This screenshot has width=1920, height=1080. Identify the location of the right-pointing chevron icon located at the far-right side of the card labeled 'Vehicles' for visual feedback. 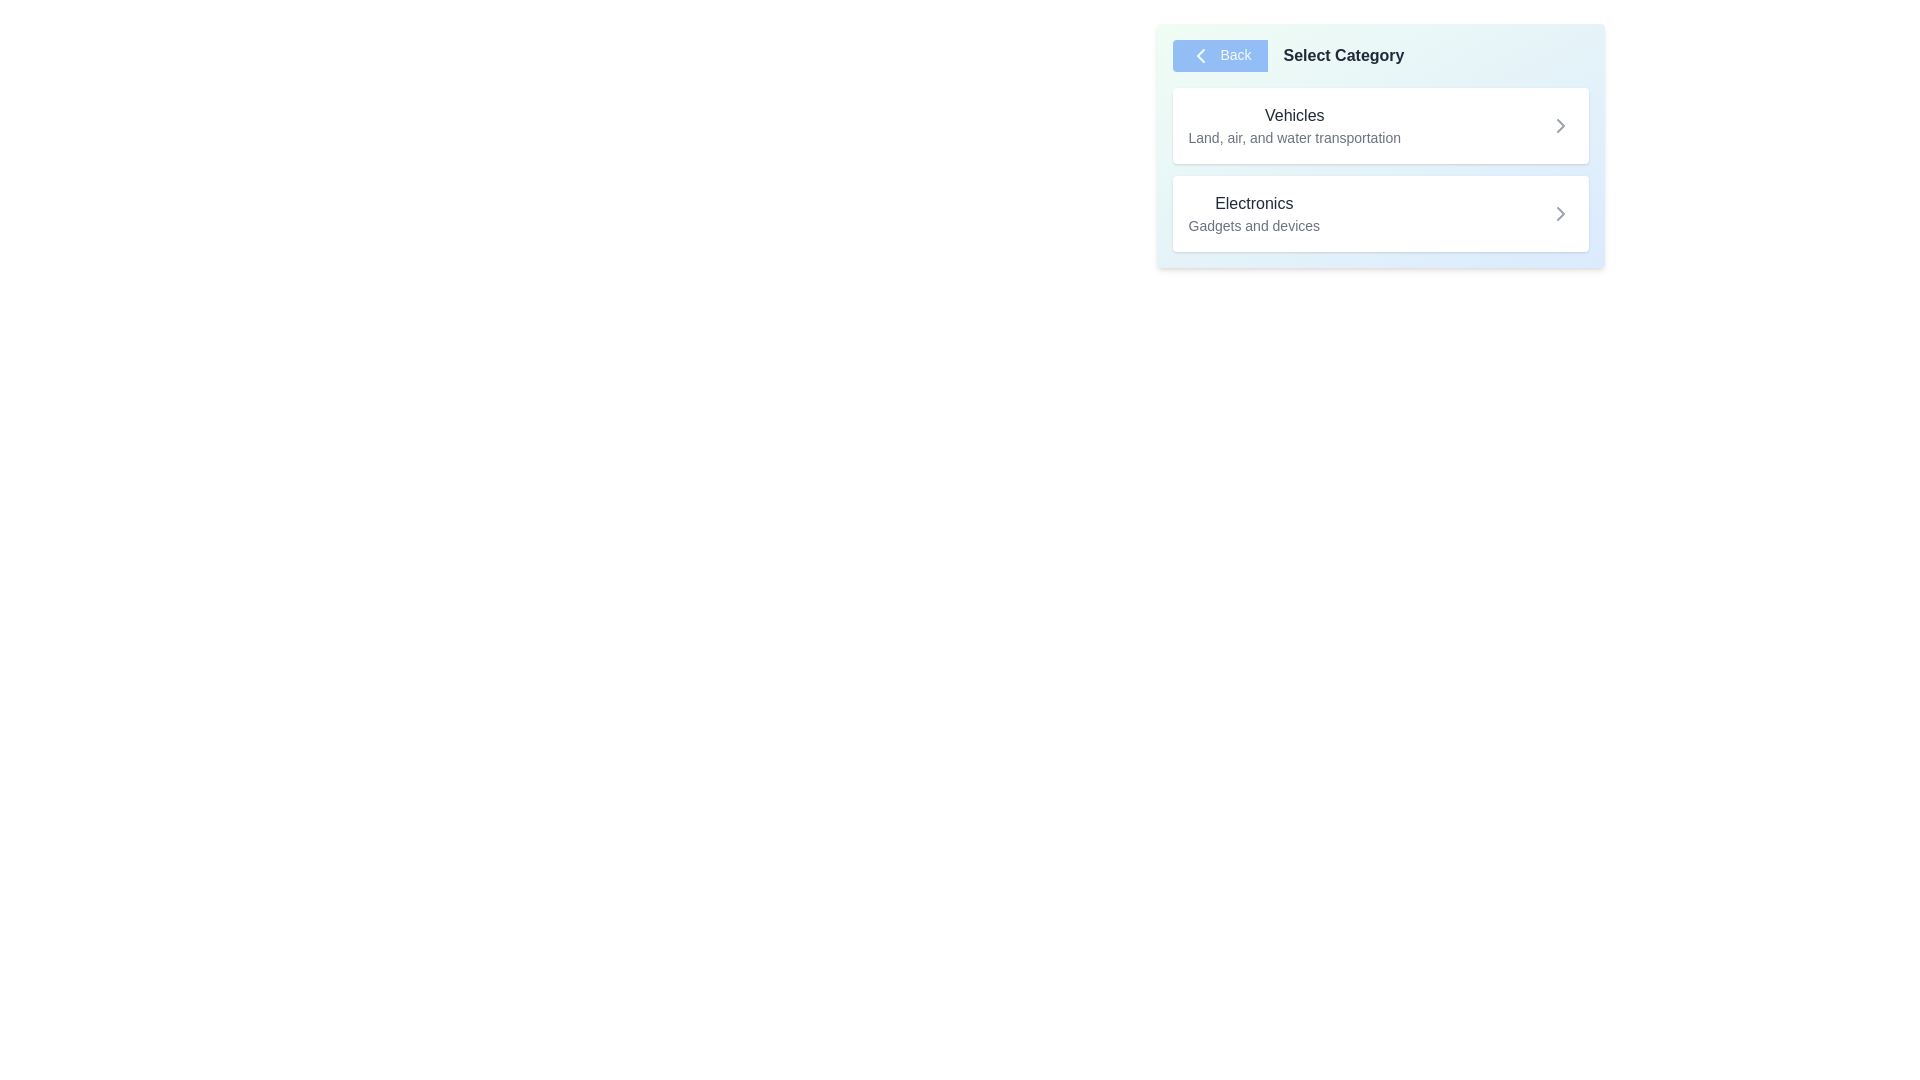
(1559, 126).